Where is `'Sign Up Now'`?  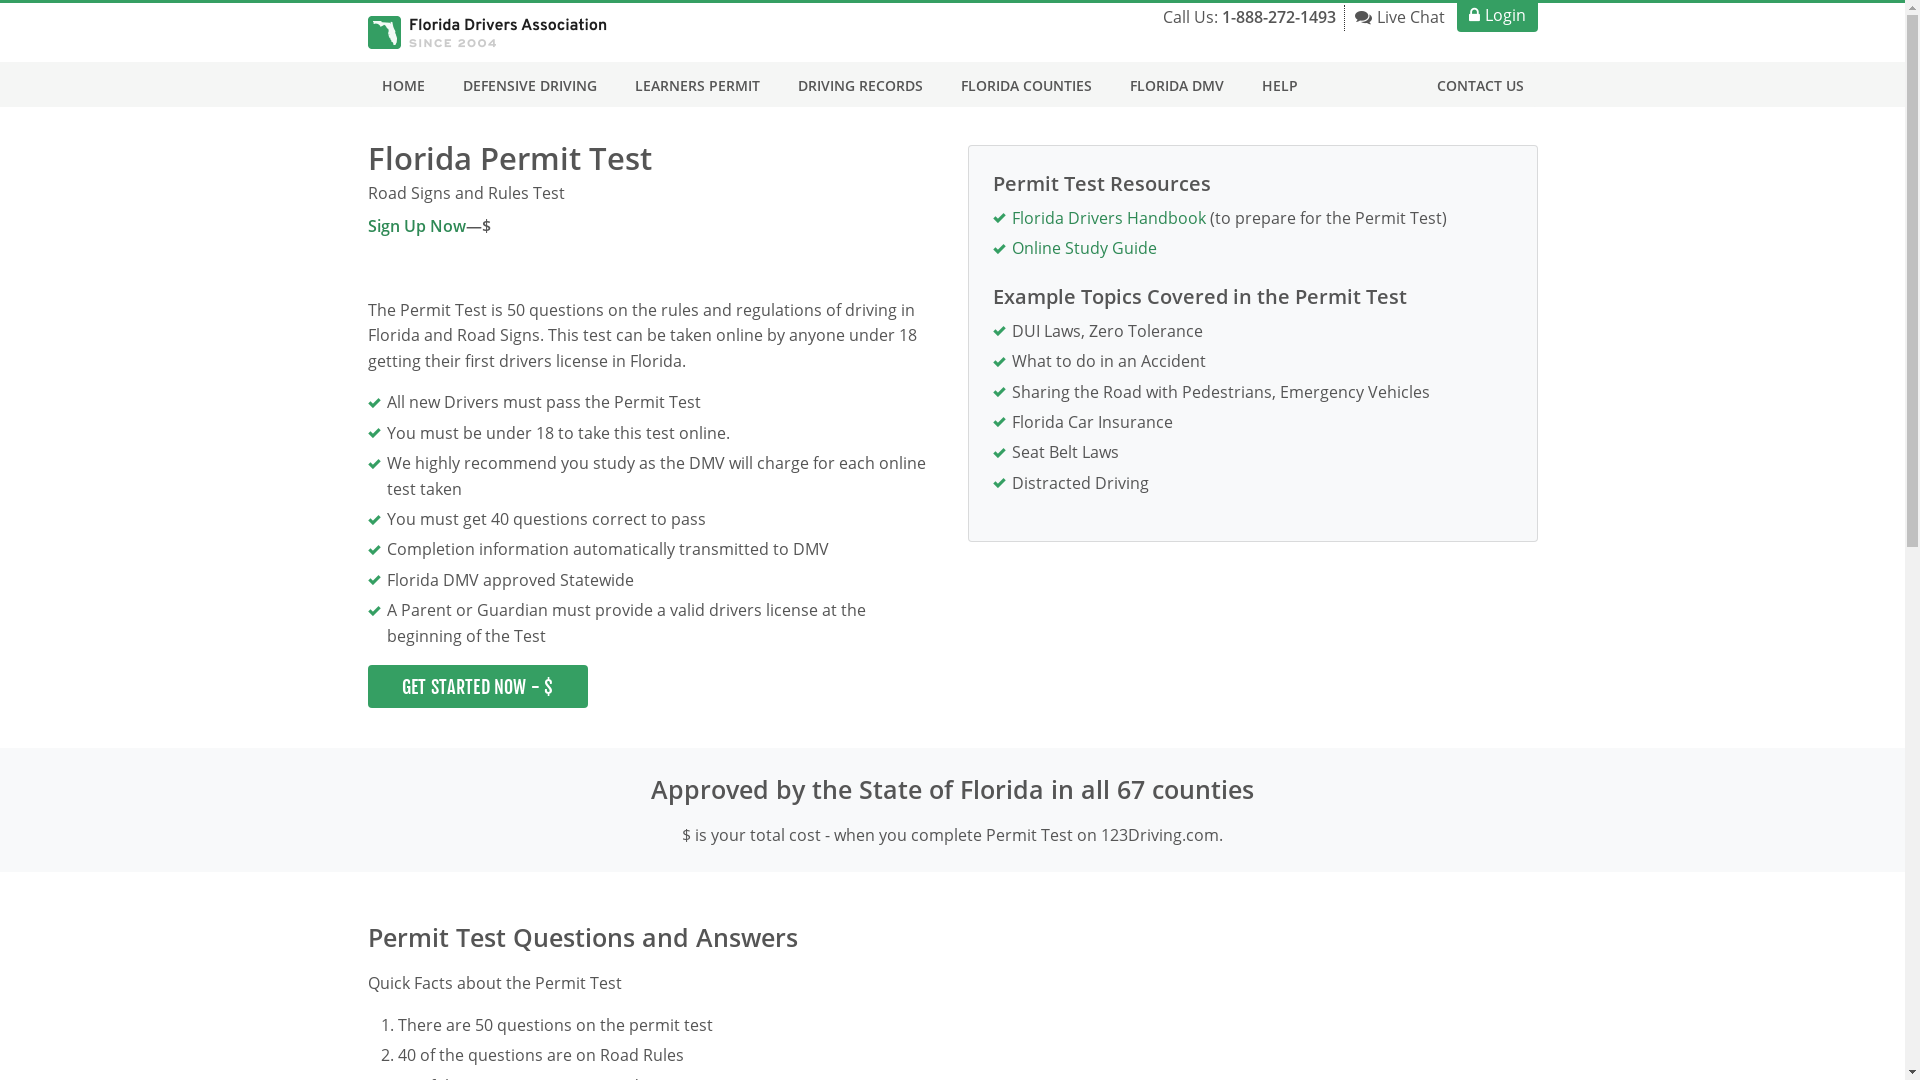 'Sign Up Now' is located at coordinates (368, 225).